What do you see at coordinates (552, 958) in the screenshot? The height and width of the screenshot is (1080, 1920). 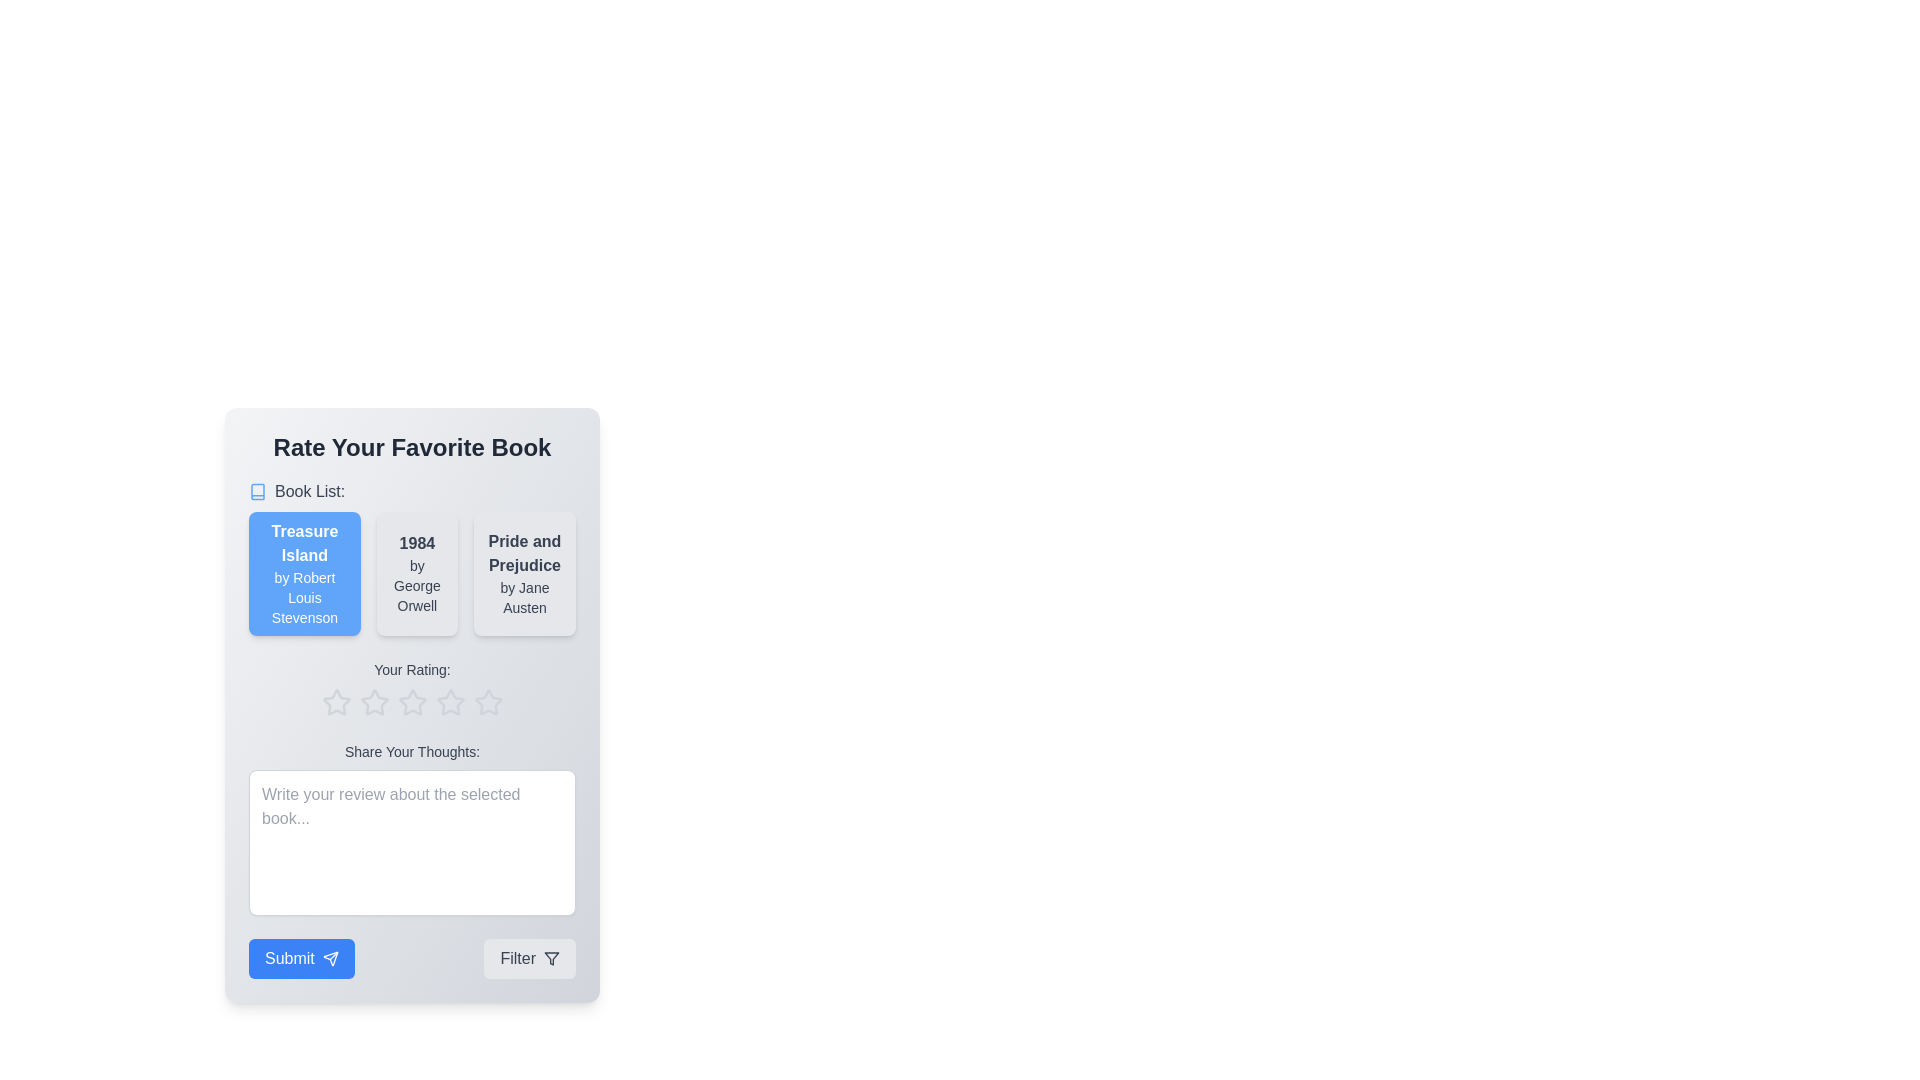 I see `the 'Filter' button that contains the funnel icon` at bounding box center [552, 958].